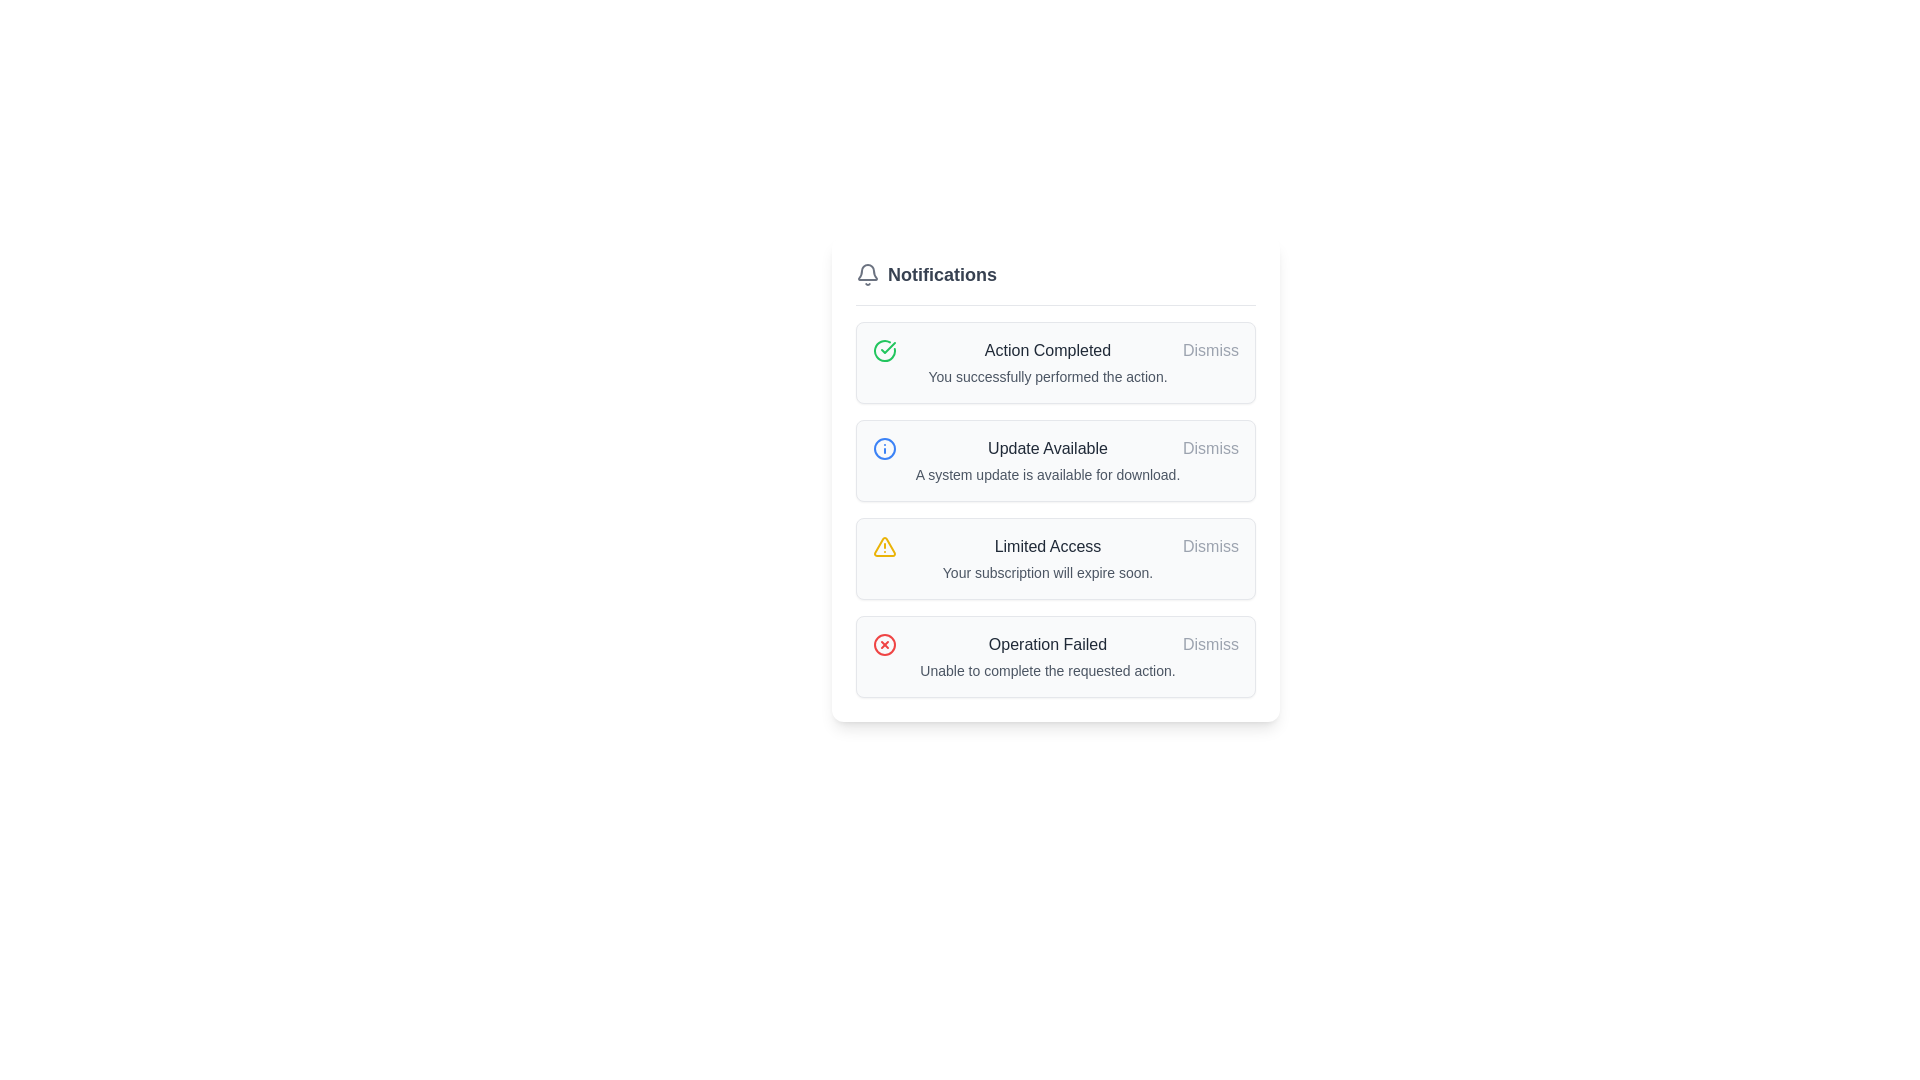 The image size is (1920, 1080). Describe the element at coordinates (868, 272) in the screenshot. I see `the bell-shaped notification icon located in the 'Notifications' section header, positioned in the top-left corner above the first notification entry` at that location.